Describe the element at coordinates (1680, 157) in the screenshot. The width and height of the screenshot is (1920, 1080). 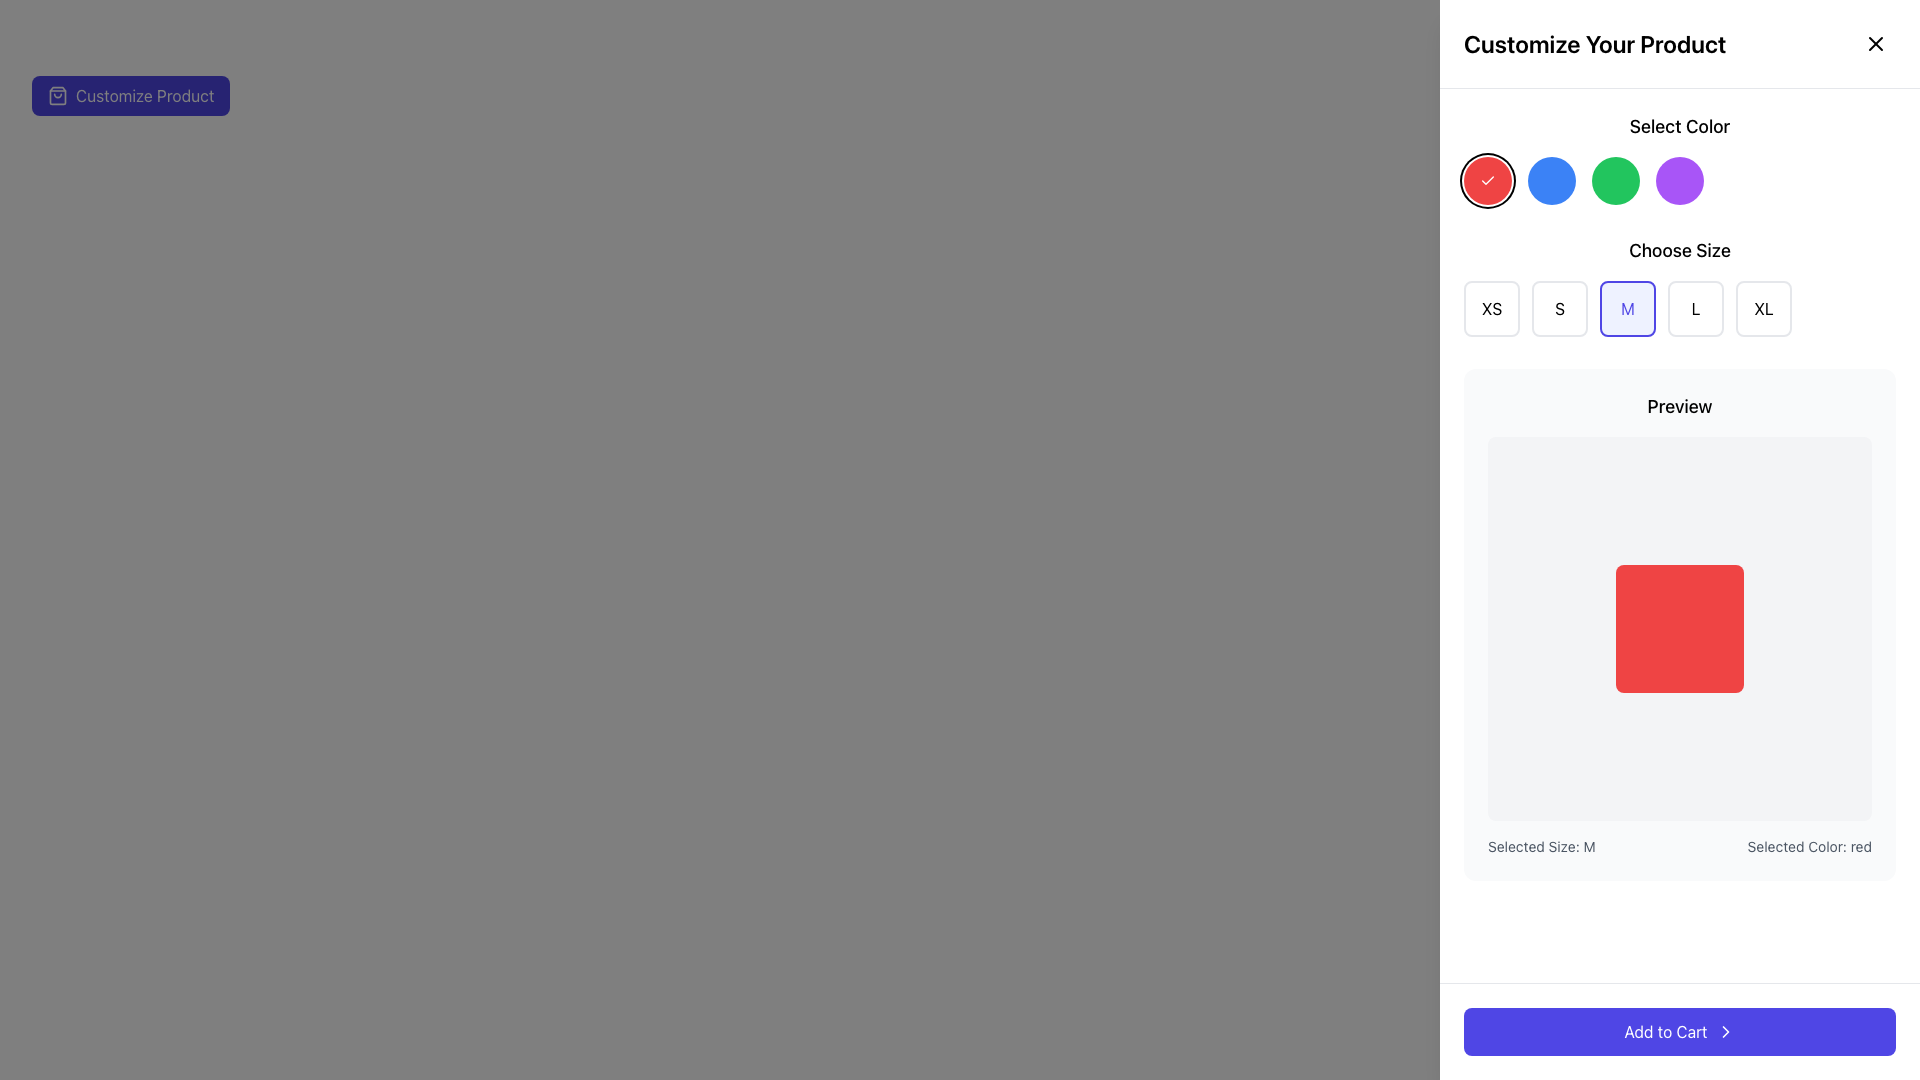
I see `the Text Label that informs the user about the purpose of the below color options in the 'Customize Your Product' panel` at that location.